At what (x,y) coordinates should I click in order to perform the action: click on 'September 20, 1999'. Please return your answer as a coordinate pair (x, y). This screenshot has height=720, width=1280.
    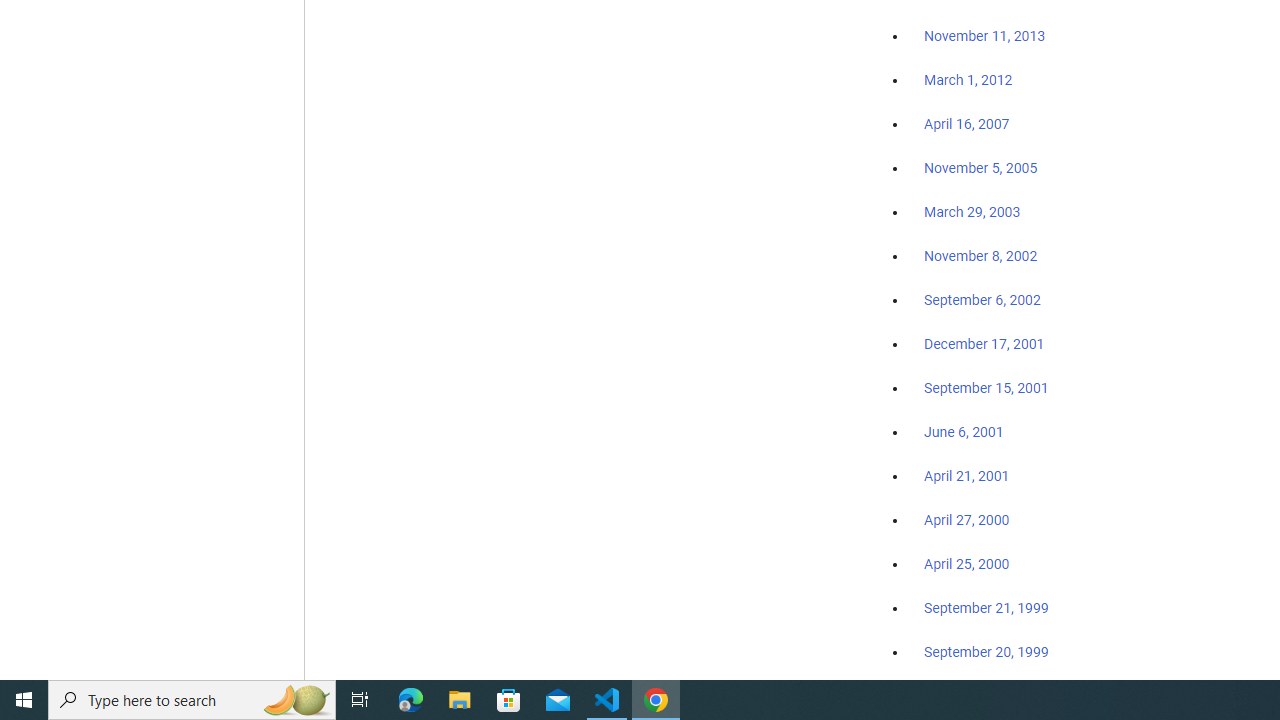
    Looking at the image, I should click on (986, 651).